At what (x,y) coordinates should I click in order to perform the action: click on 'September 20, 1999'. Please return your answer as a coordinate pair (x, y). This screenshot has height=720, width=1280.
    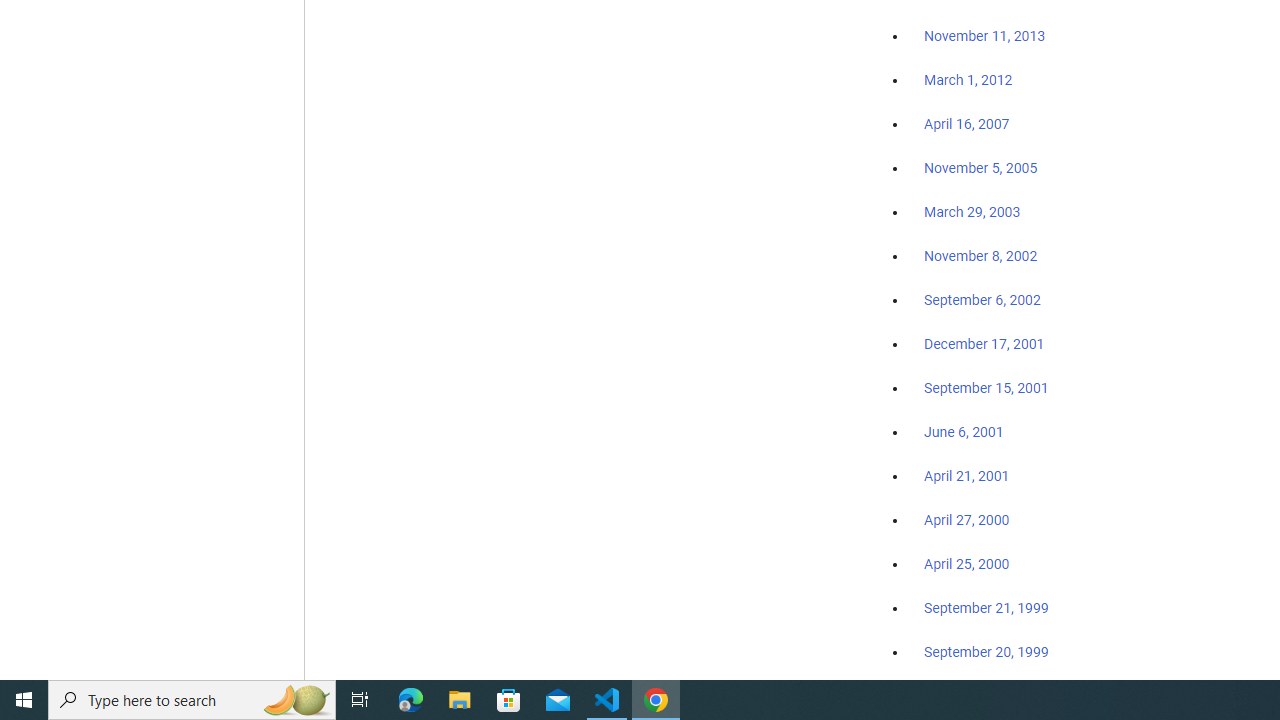
    Looking at the image, I should click on (986, 651).